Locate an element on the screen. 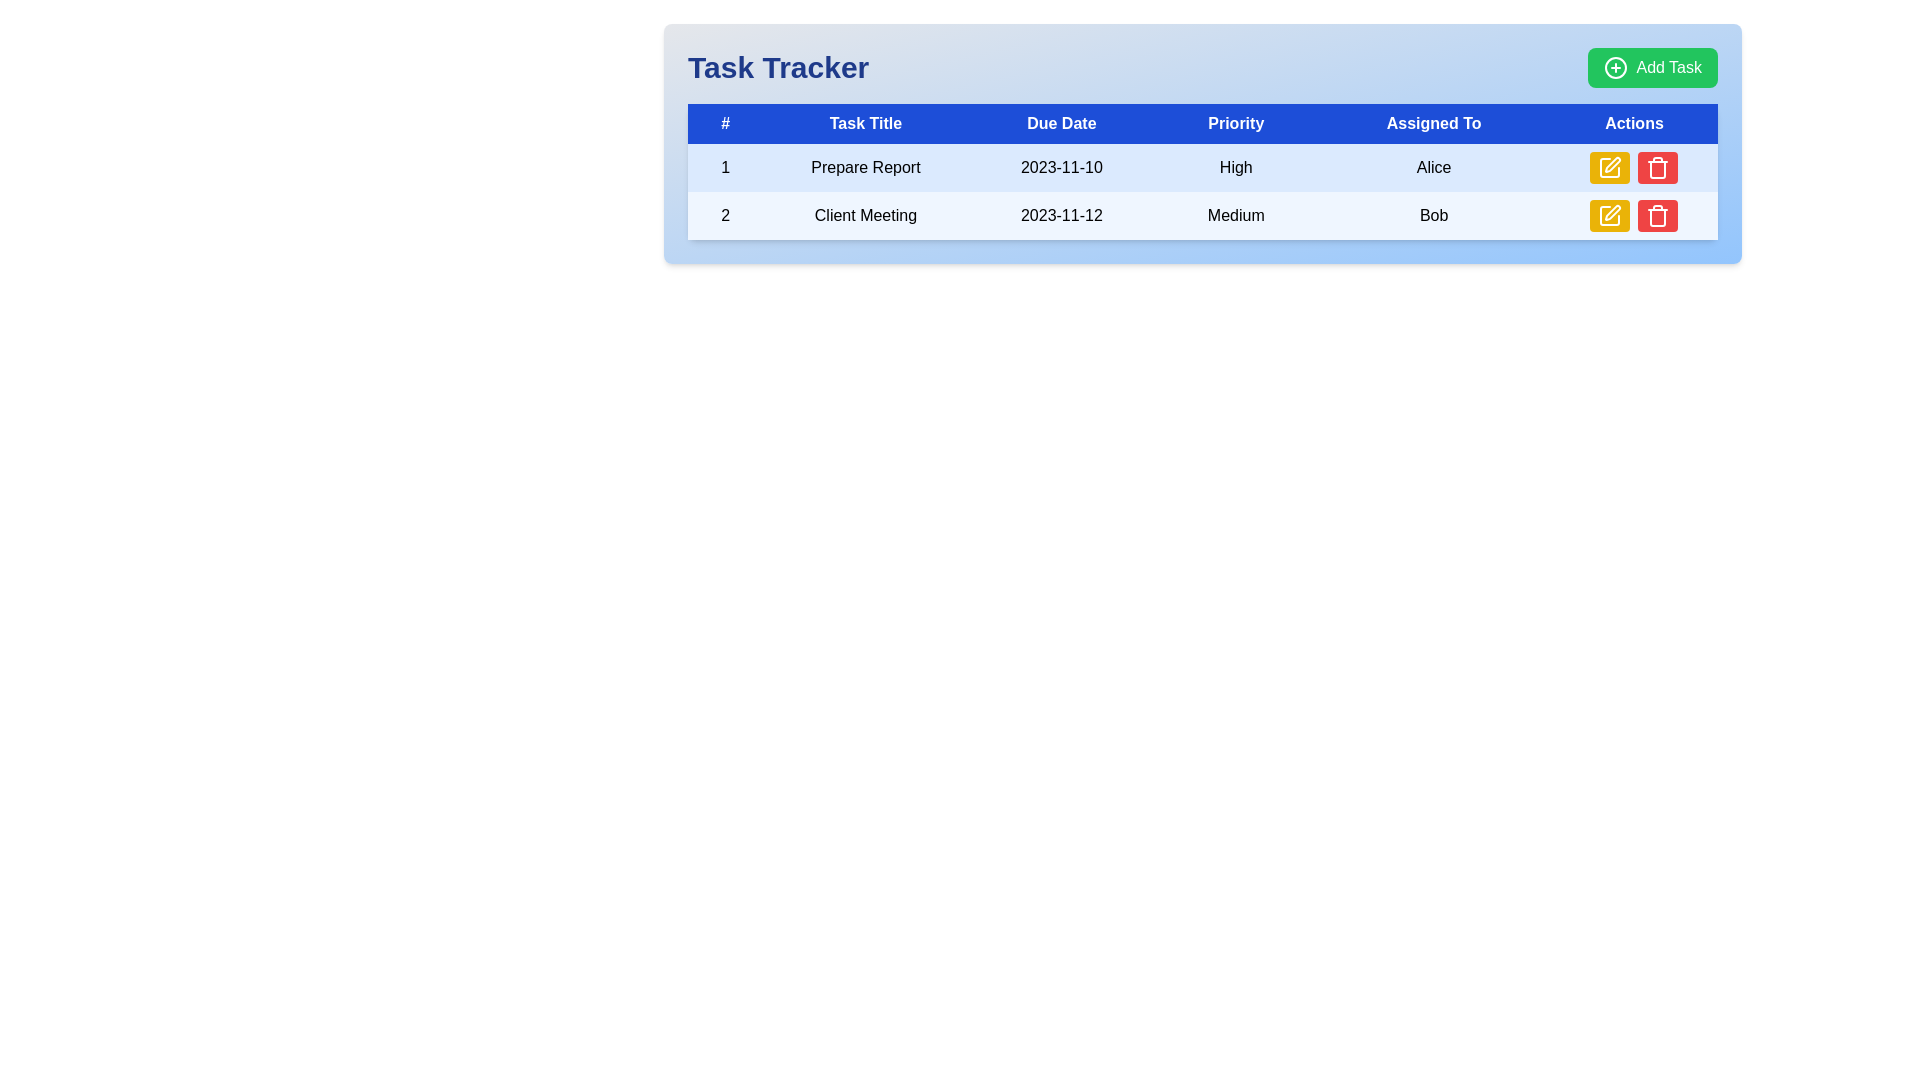 Image resolution: width=1920 pixels, height=1080 pixels. the header text label indicating due date information in the table, which is the third column from the left is located at coordinates (1060, 123).